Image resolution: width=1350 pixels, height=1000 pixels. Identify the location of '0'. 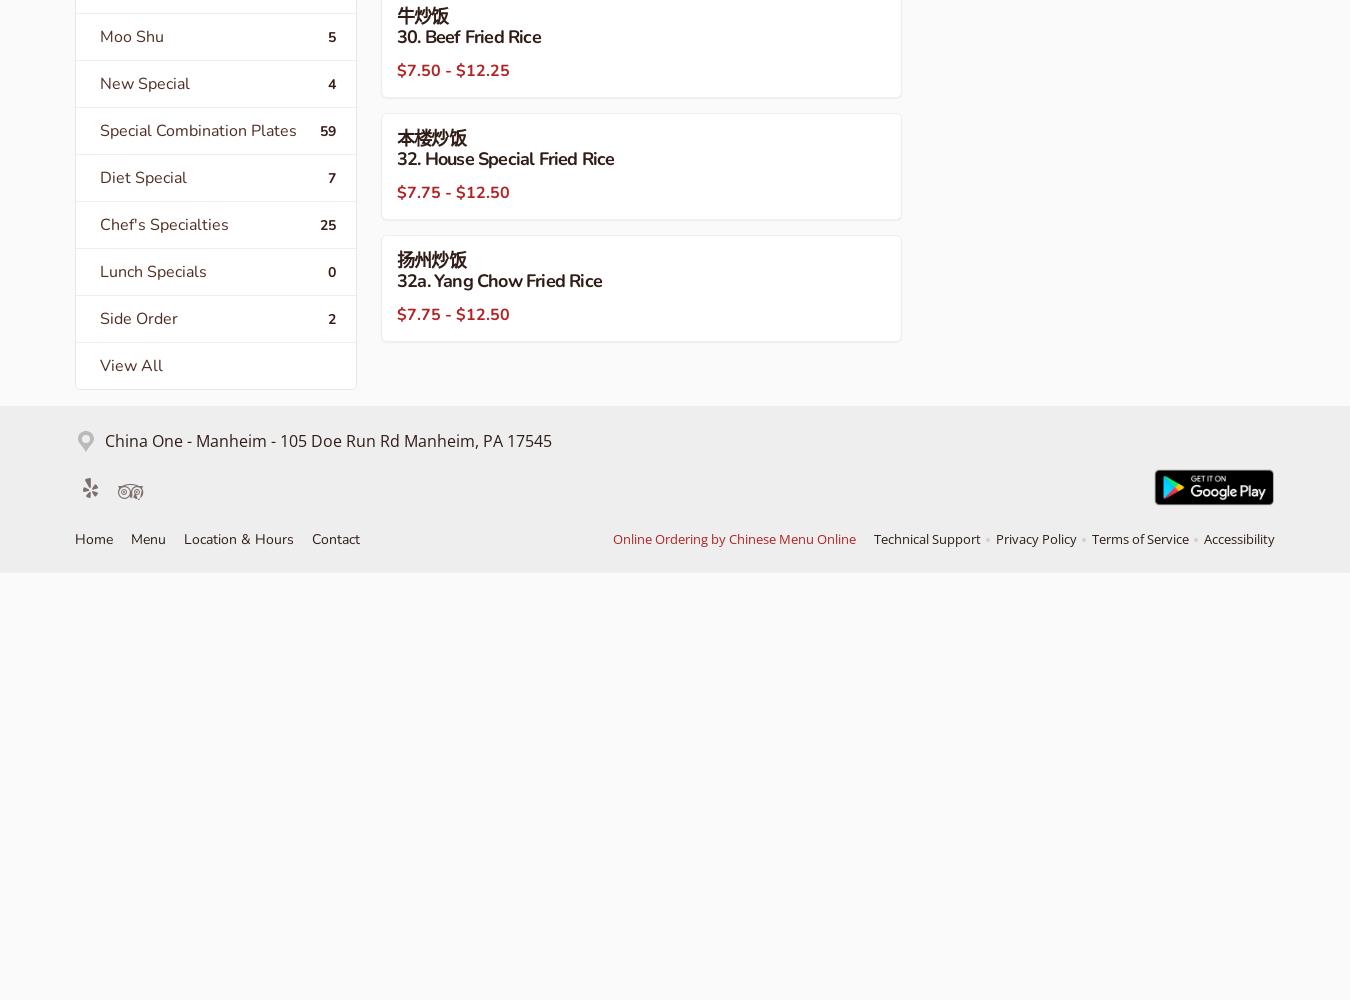
(327, 271).